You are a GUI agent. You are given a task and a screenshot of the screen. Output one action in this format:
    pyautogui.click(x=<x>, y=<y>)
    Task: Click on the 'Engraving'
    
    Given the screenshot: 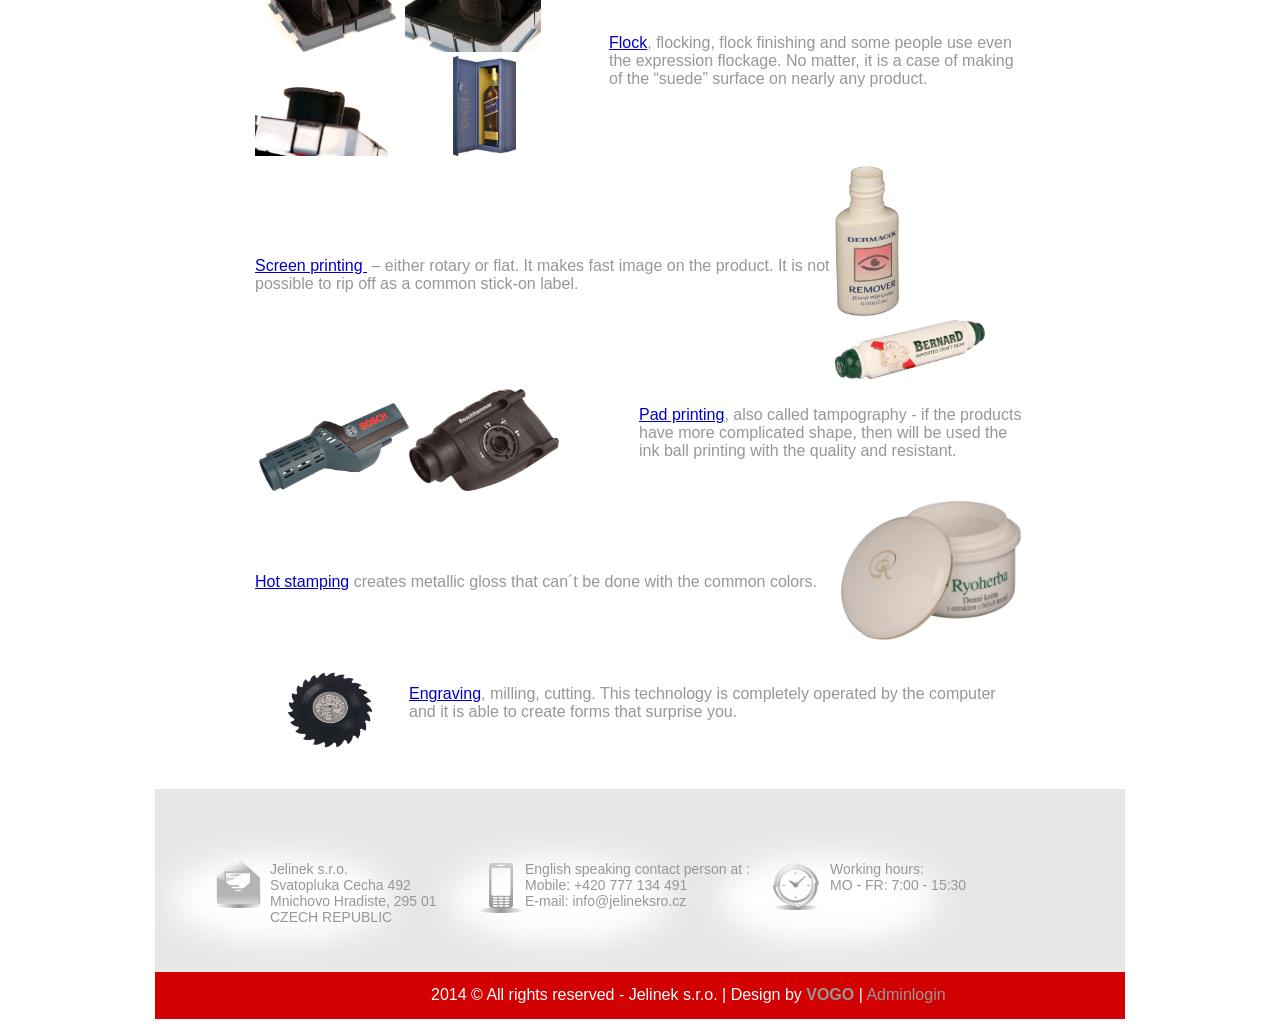 What is the action you would take?
    pyautogui.click(x=444, y=692)
    